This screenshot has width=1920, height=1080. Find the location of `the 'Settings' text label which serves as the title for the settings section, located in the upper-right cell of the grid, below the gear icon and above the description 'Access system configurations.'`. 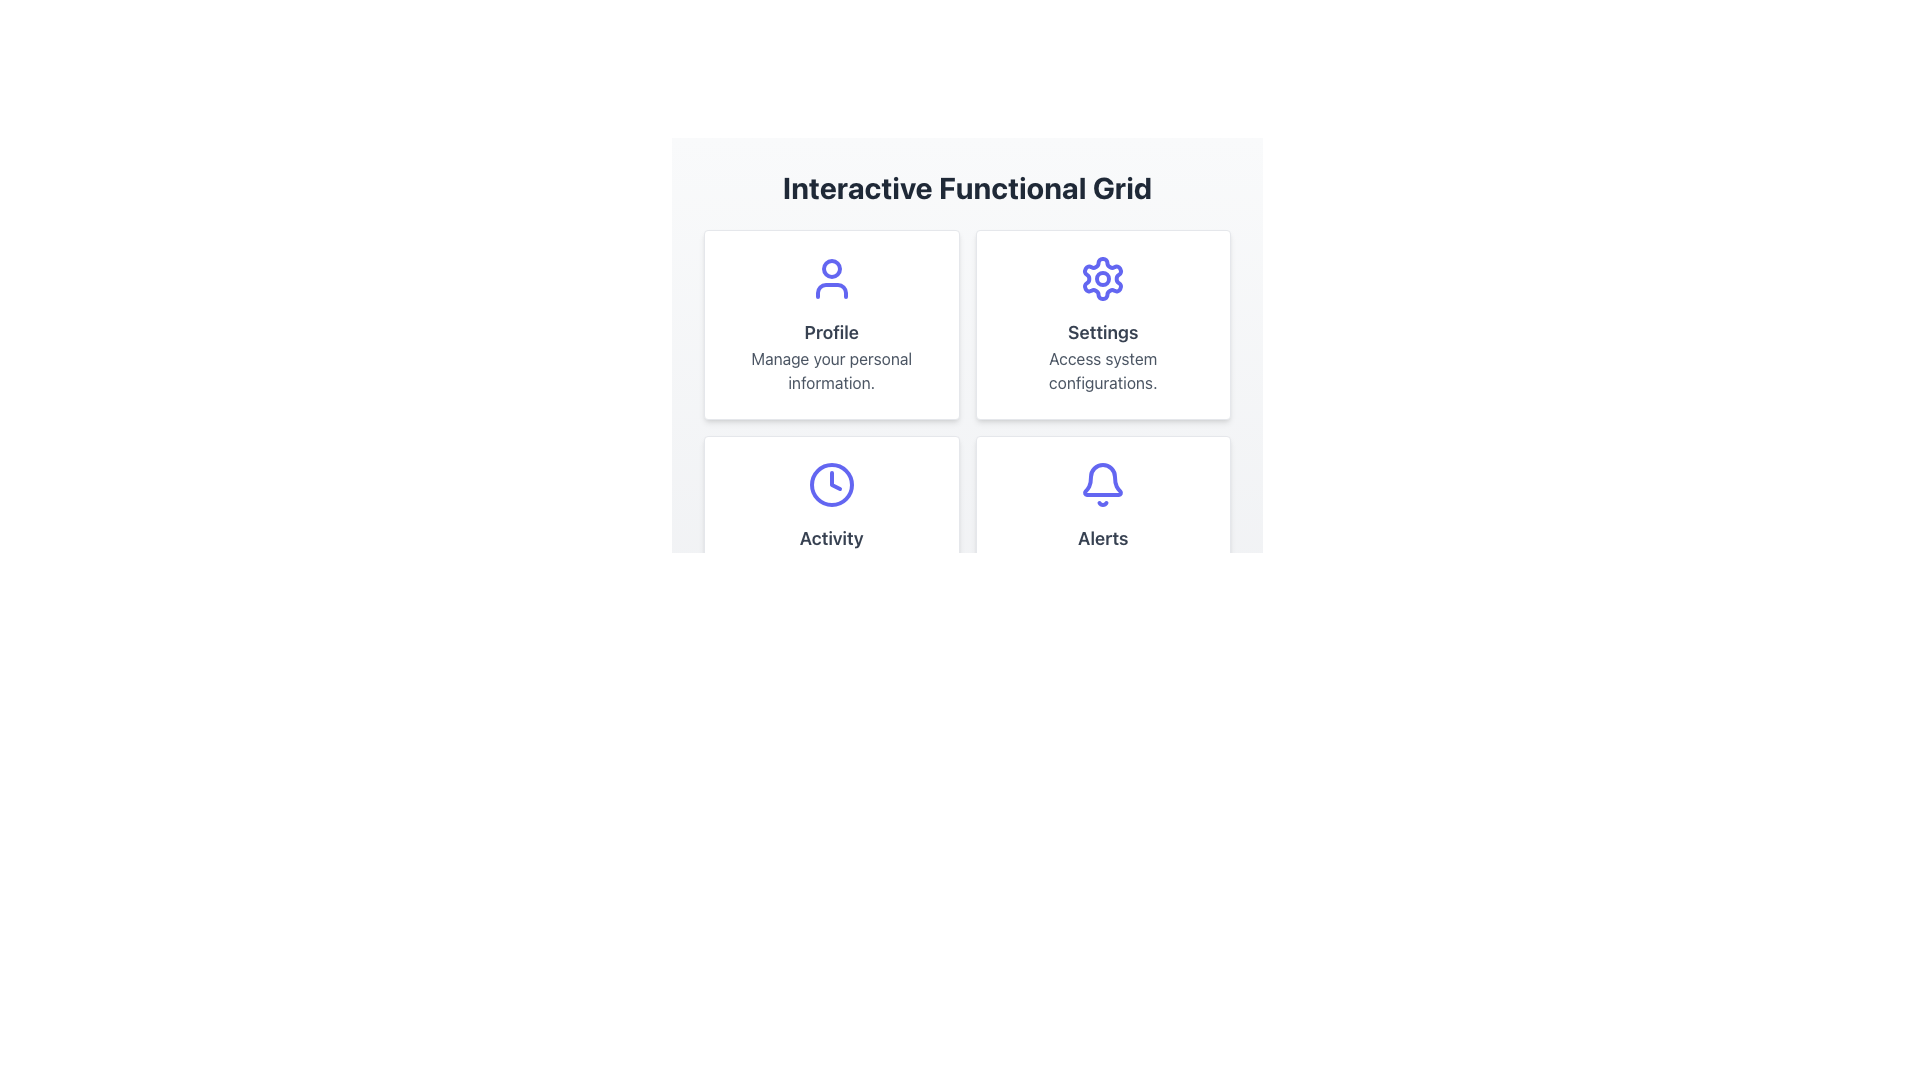

the 'Settings' text label which serves as the title for the settings section, located in the upper-right cell of the grid, below the gear icon and above the description 'Access system configurations.' is located at coordinates (1102, 331).